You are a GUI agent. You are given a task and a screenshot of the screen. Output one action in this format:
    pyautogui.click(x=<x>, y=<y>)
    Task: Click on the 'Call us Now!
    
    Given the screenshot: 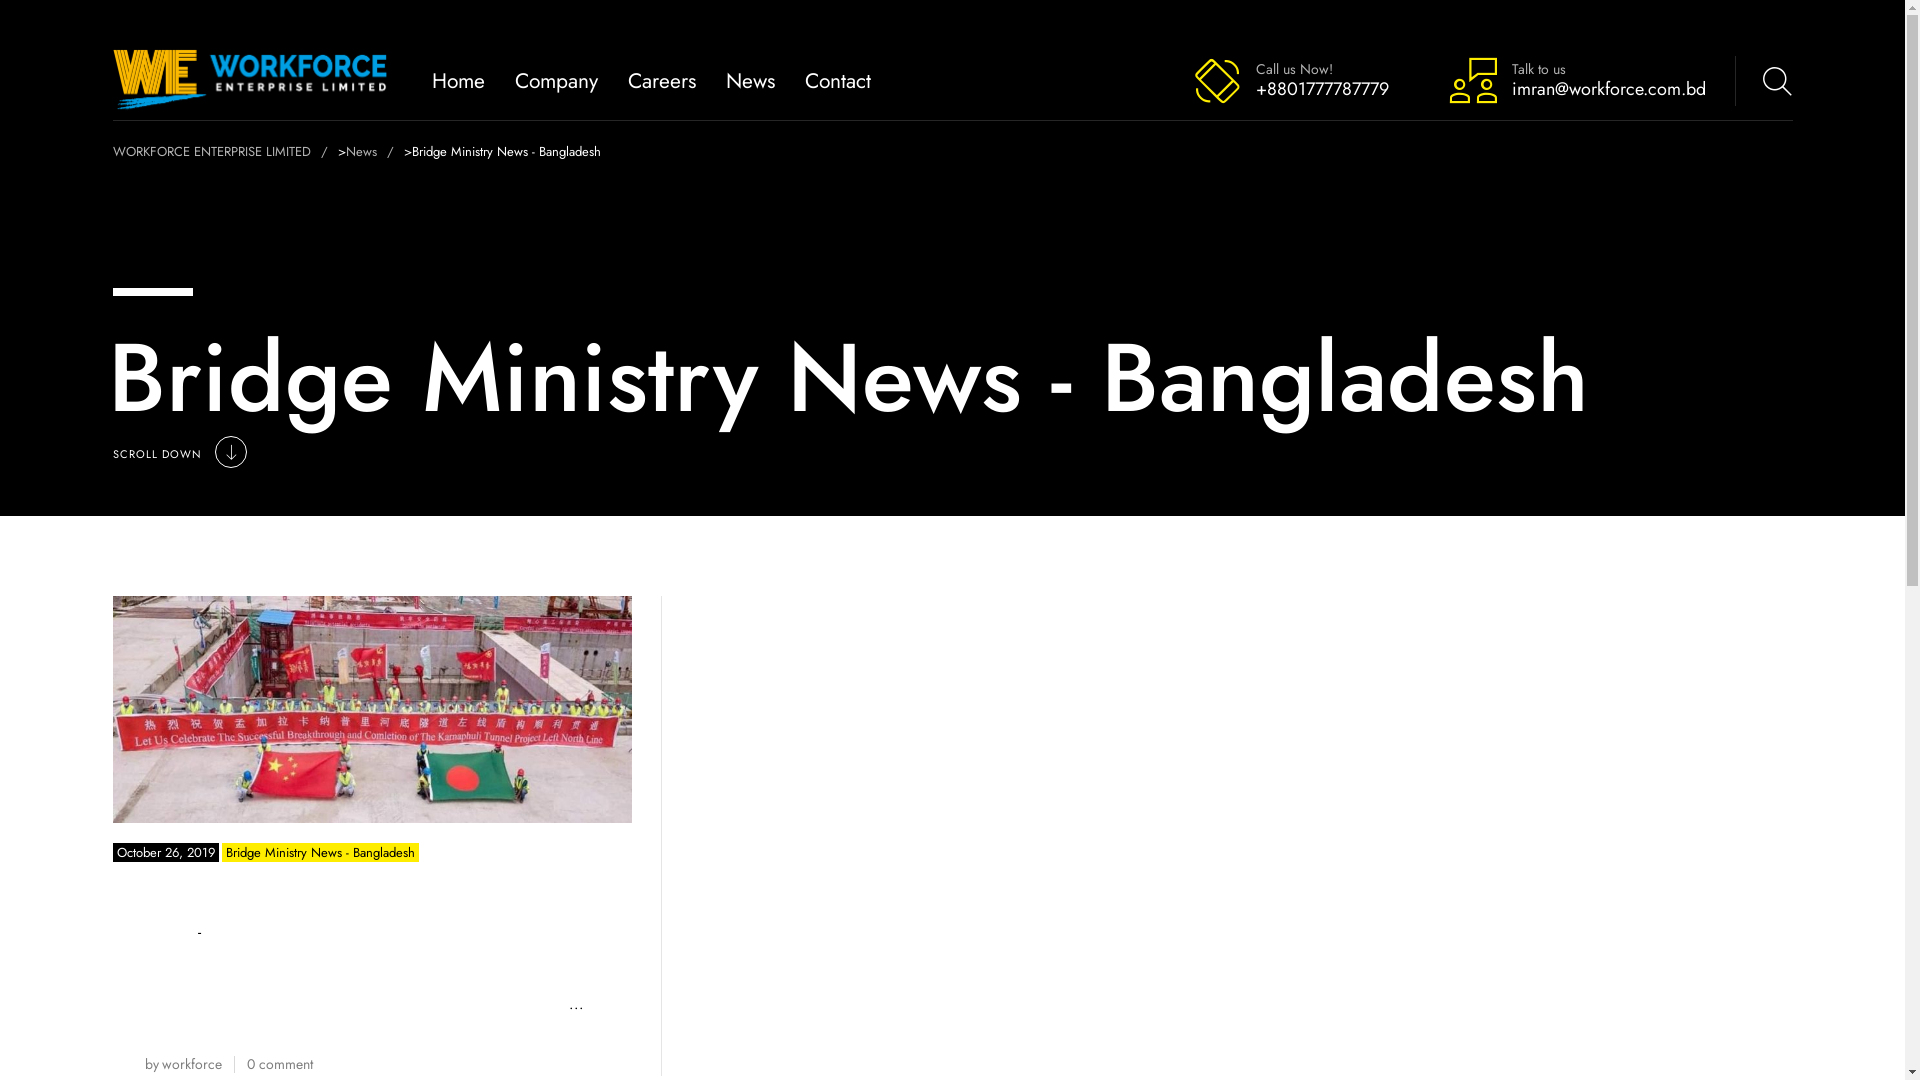 What is the action you would take?
    pyautogui.click(x=1290, y=79)
    